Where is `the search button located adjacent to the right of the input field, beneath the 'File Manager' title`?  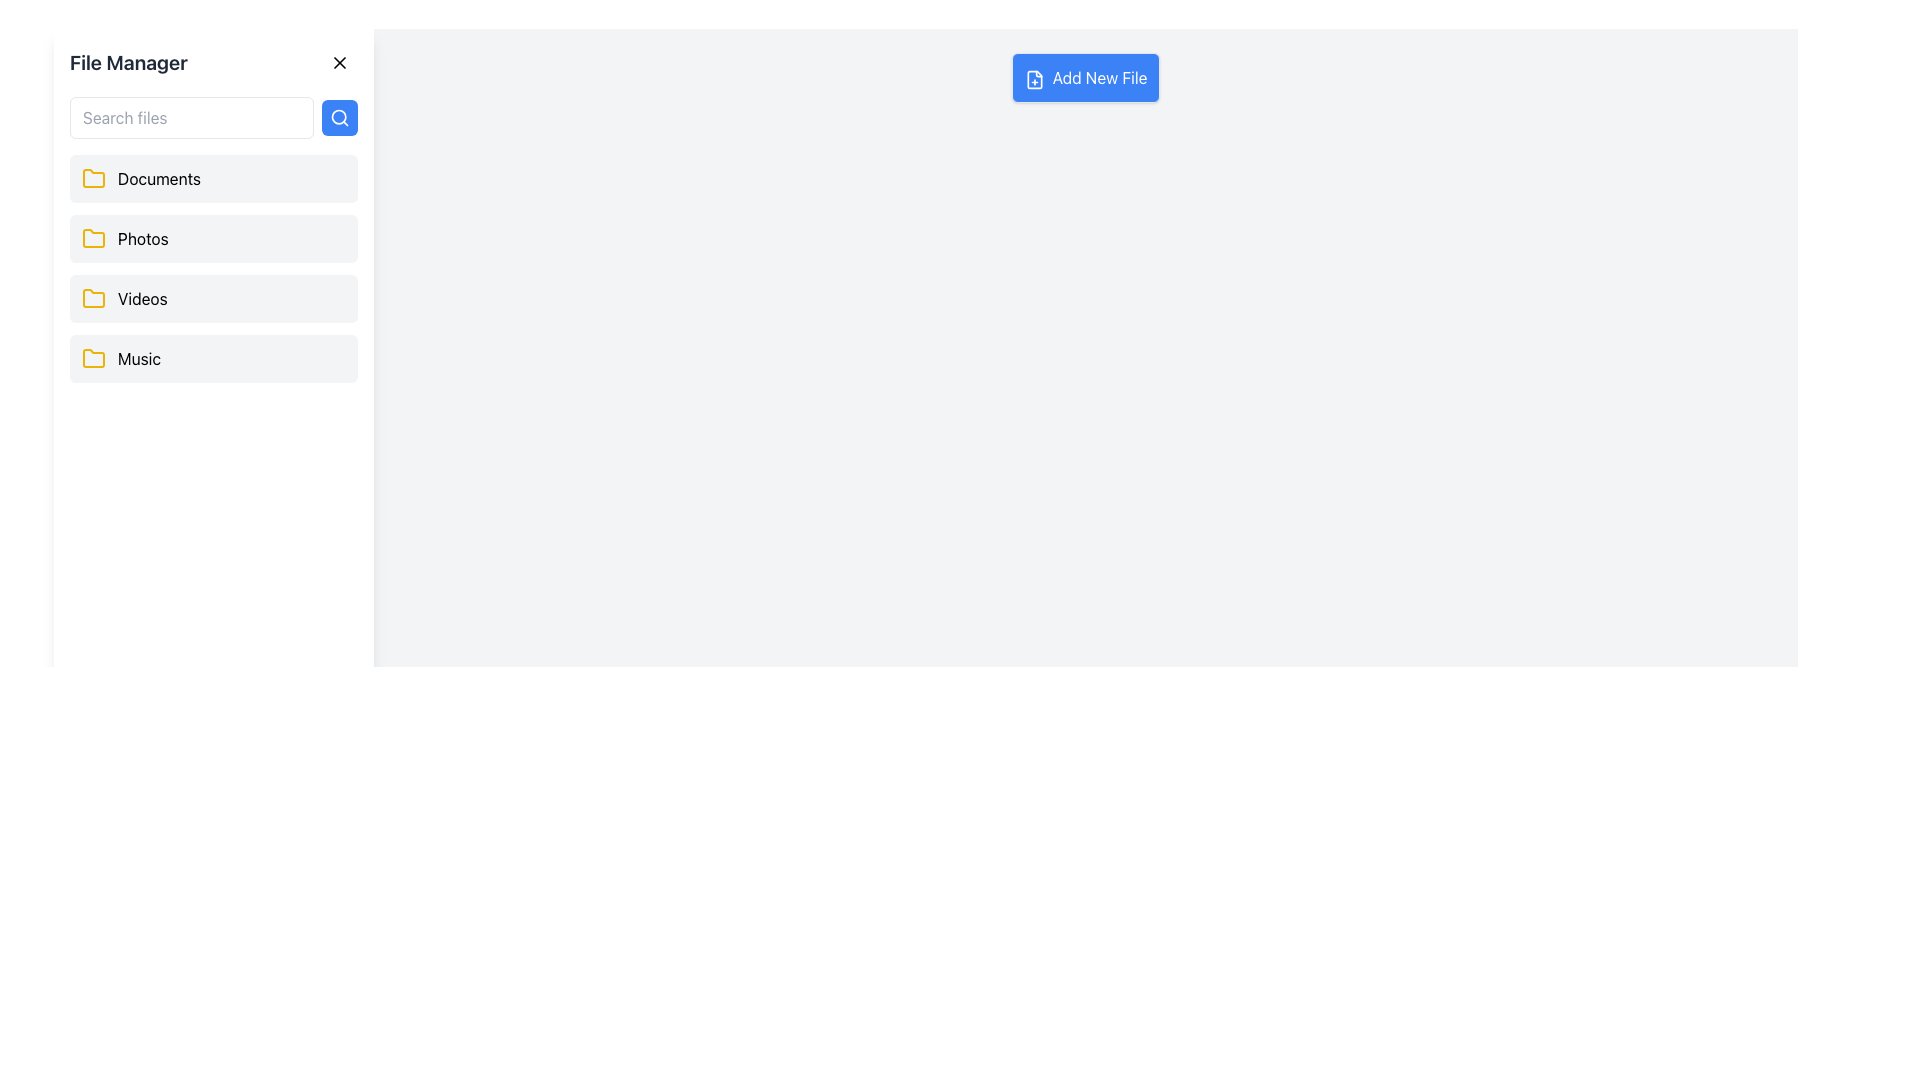
the search button located adjacent to the right of the input field, beneath the 'File Manager' title is located at coordinates (340, 118).